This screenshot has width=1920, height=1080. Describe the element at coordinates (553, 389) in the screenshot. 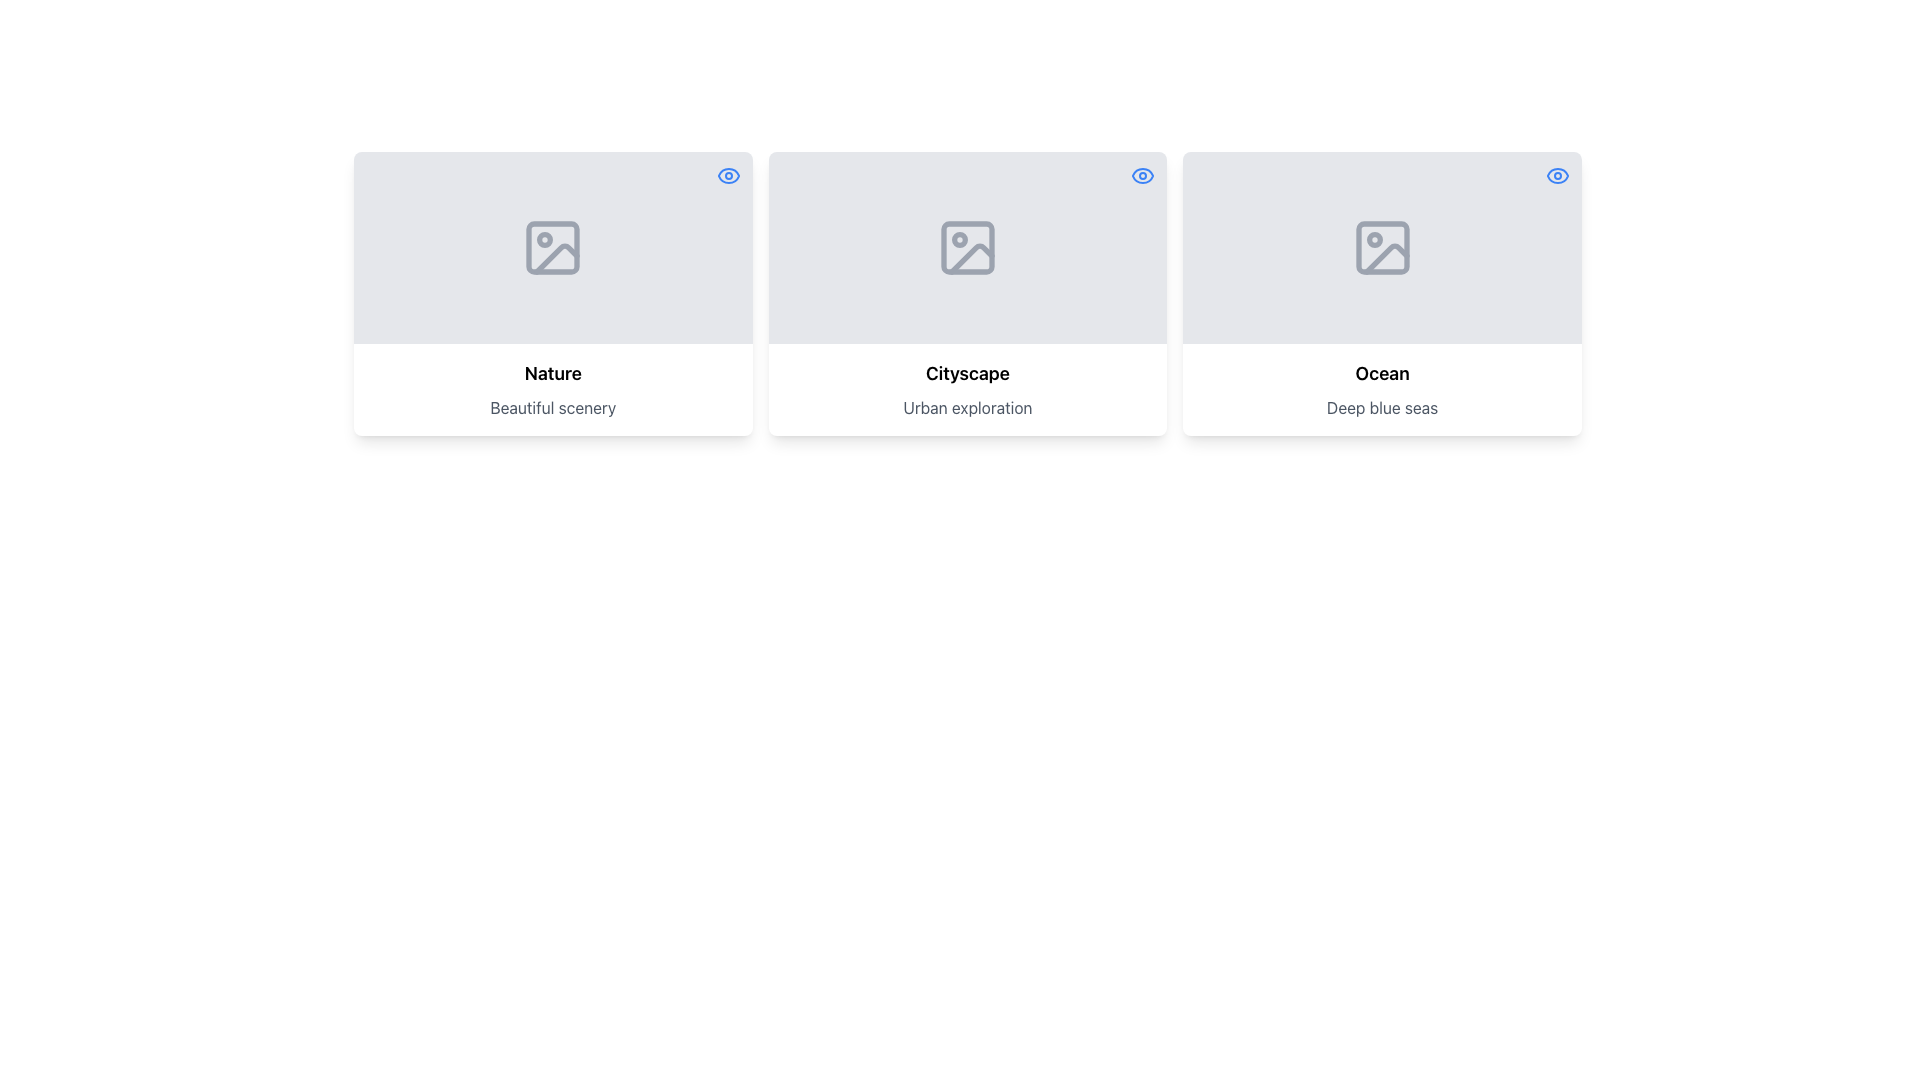

I see `static text display that contains a bold heading 'Nature' and a subtitle 'Beautiful scenery', located at the bottom section of the first card component from the left` at that location.